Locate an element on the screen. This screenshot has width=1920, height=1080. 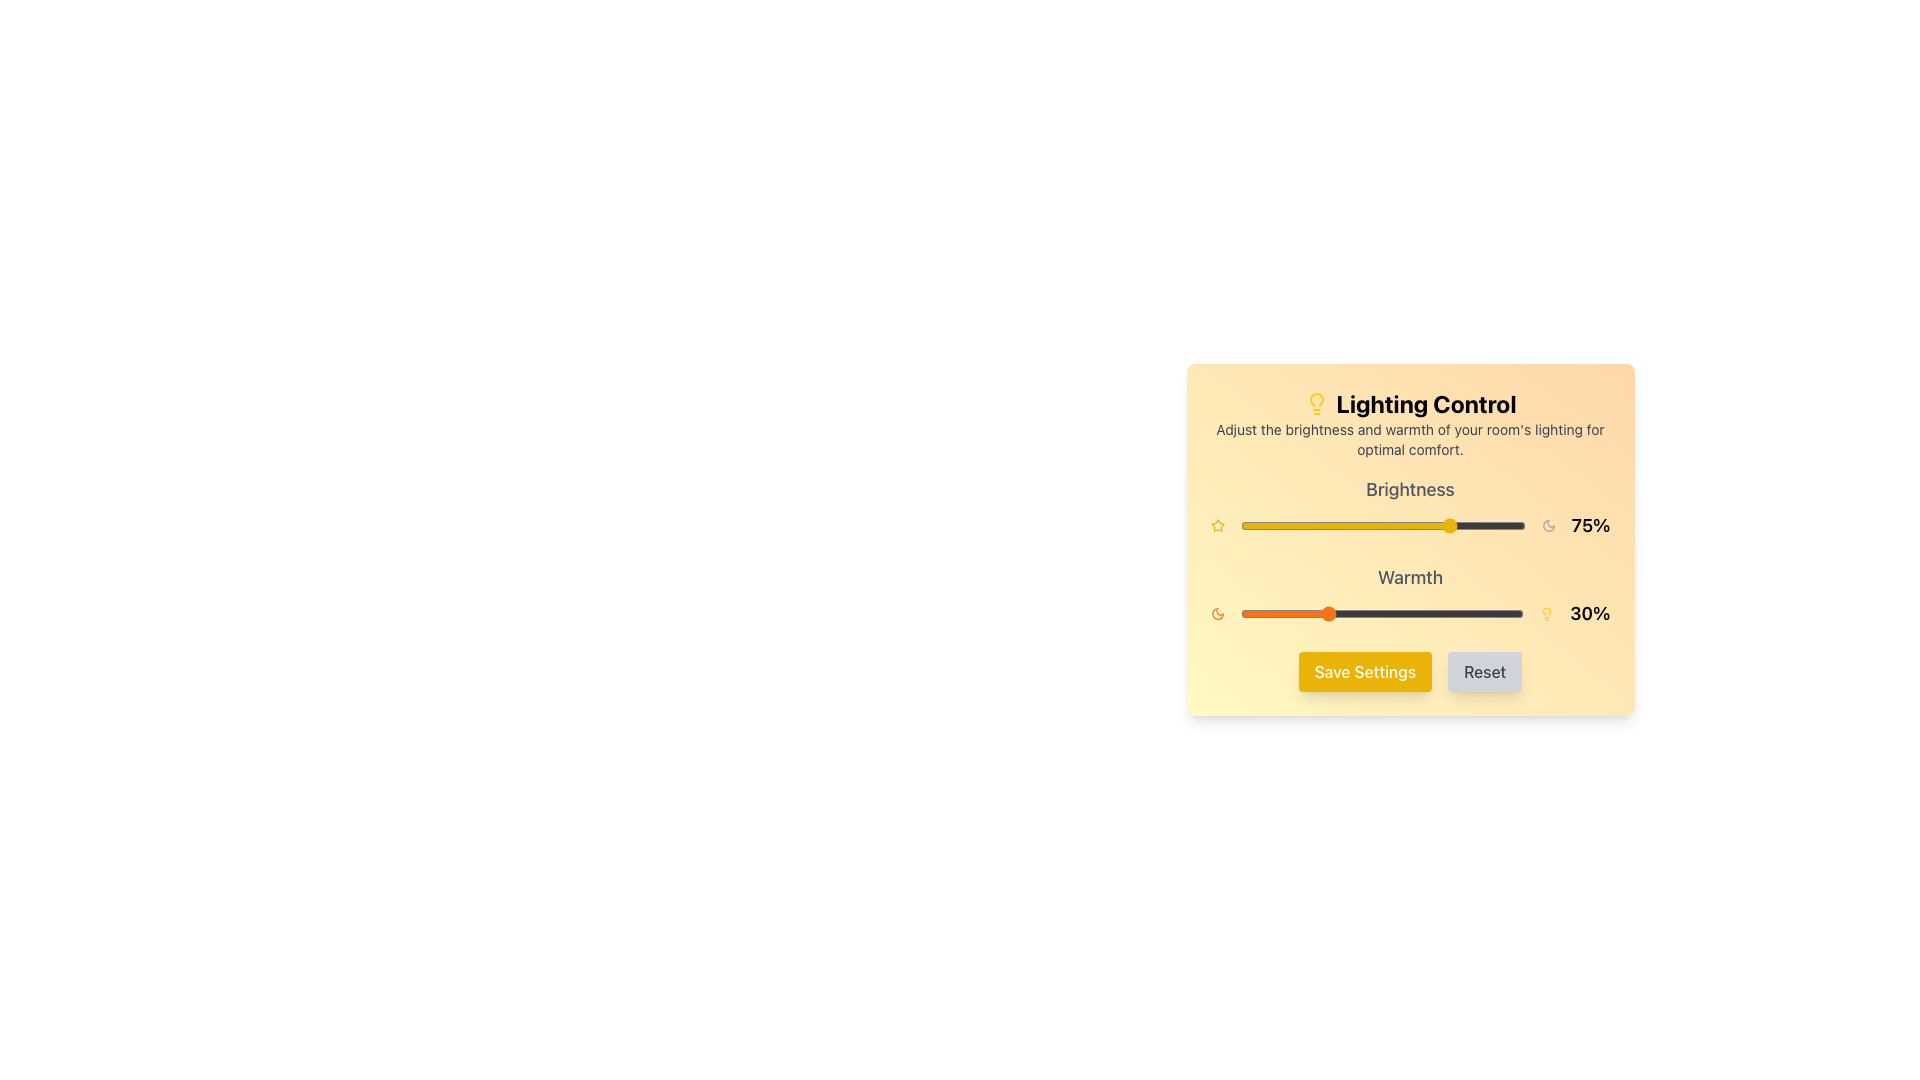
the brightness is located at coordinates (1365, 524).